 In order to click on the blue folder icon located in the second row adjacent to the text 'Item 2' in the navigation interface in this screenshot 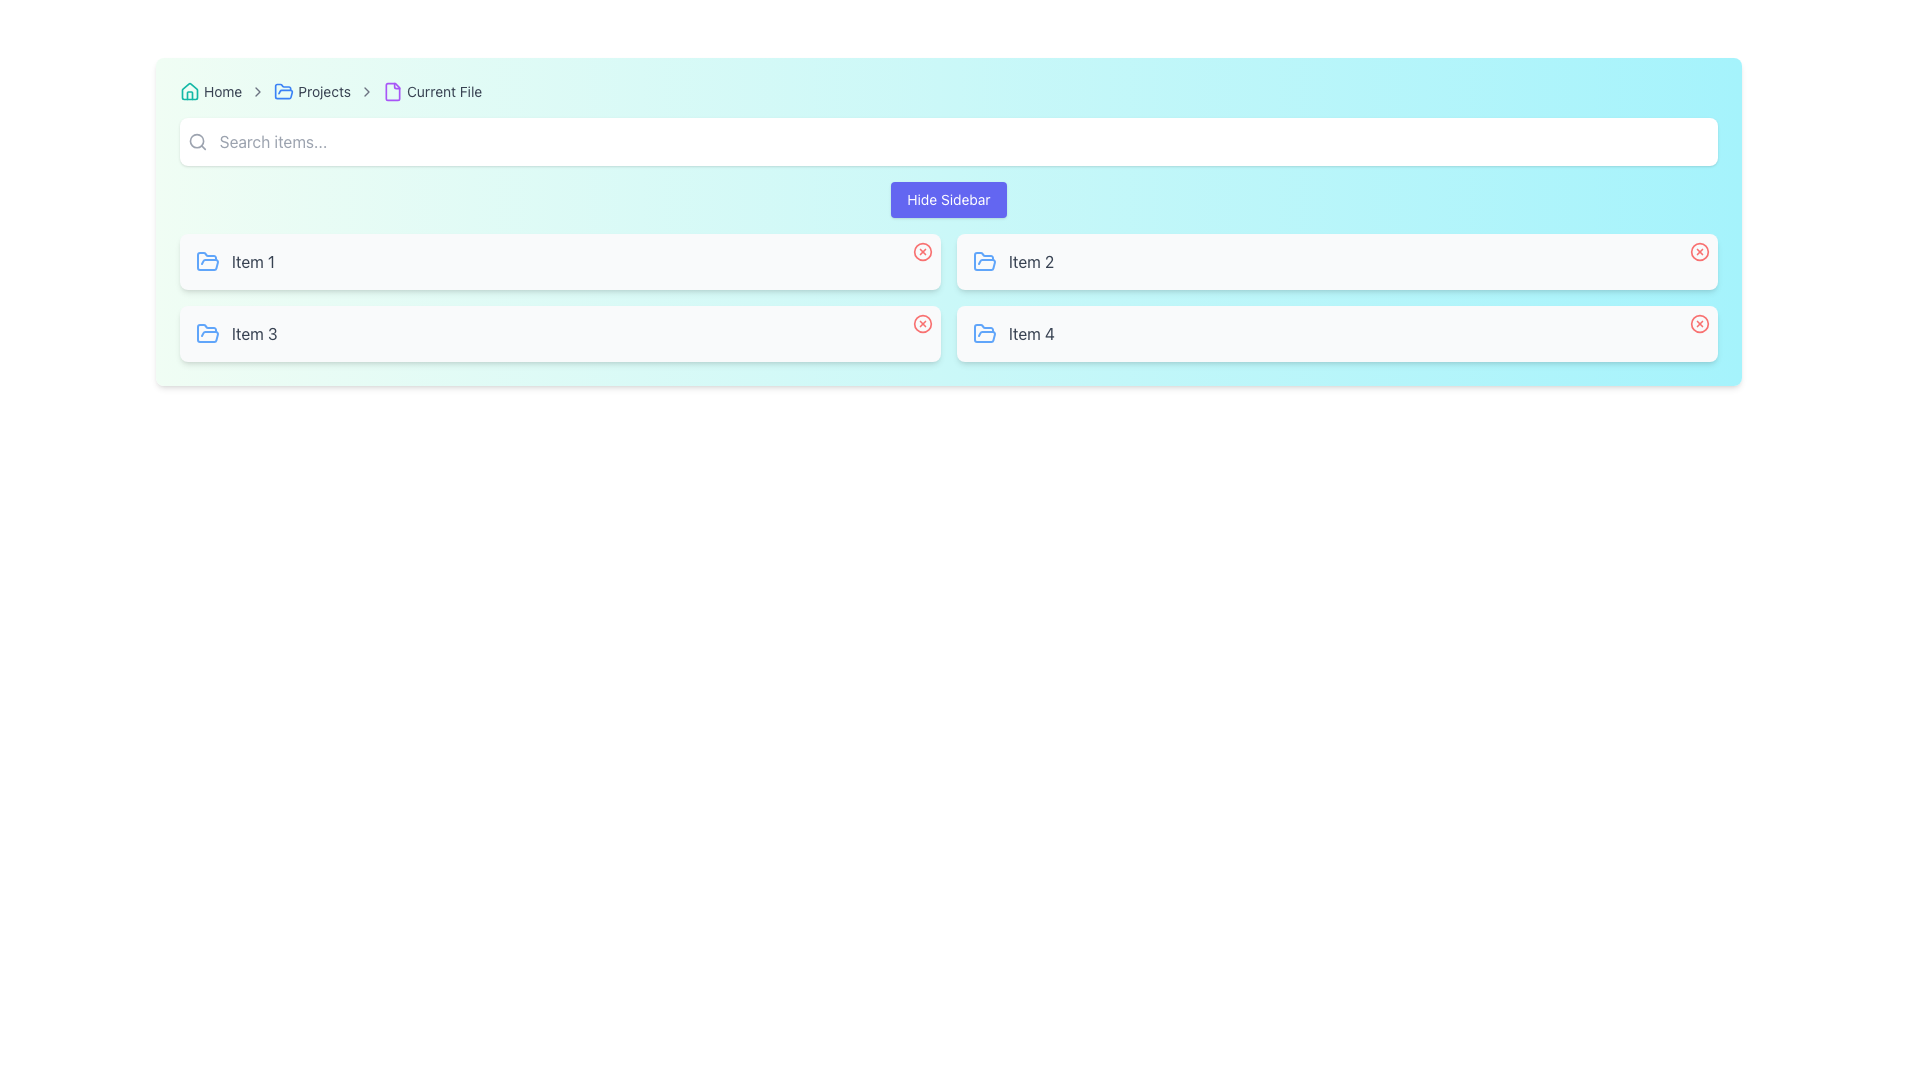, I will do `click(984, 260)`.